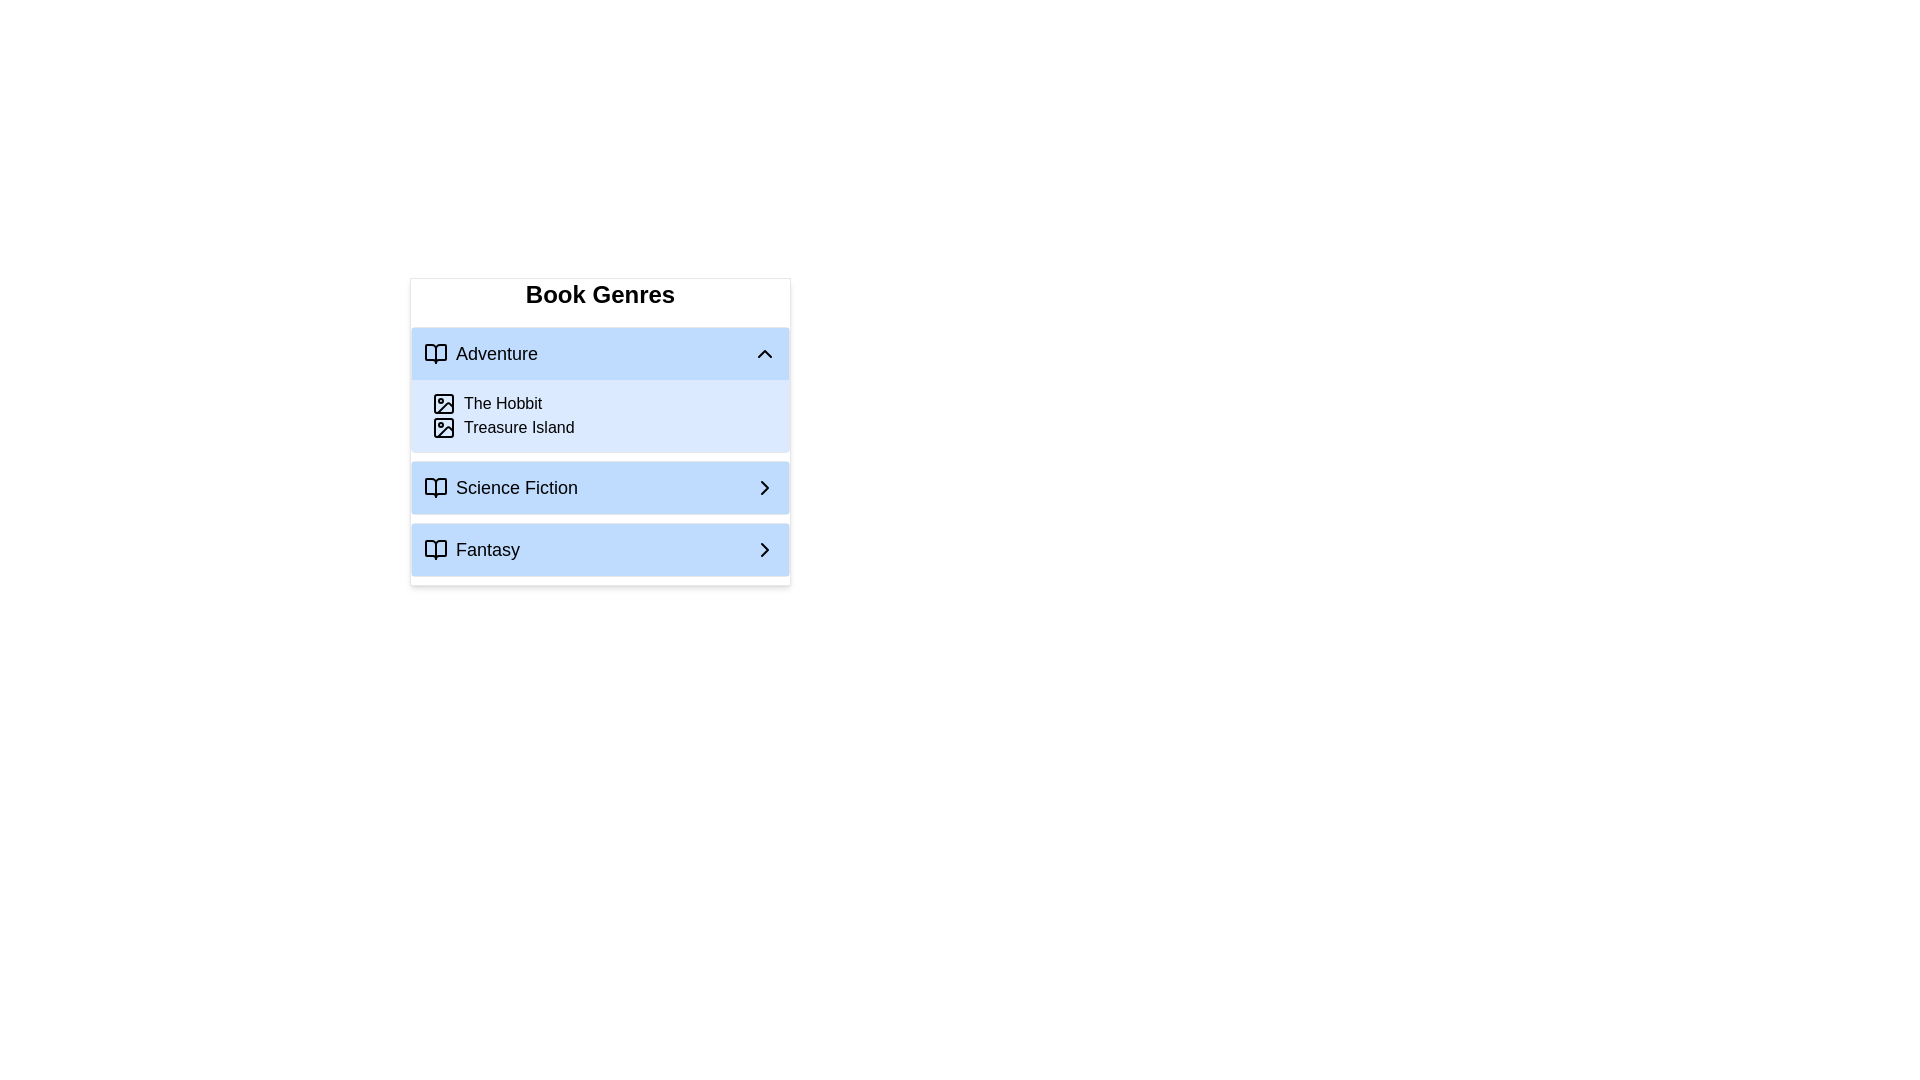 This screenshot has height=1080, width=1920. I want to click on the open book icon located to the left of the 'Science Fiction' text within the book genres menu, so click(435, 488).